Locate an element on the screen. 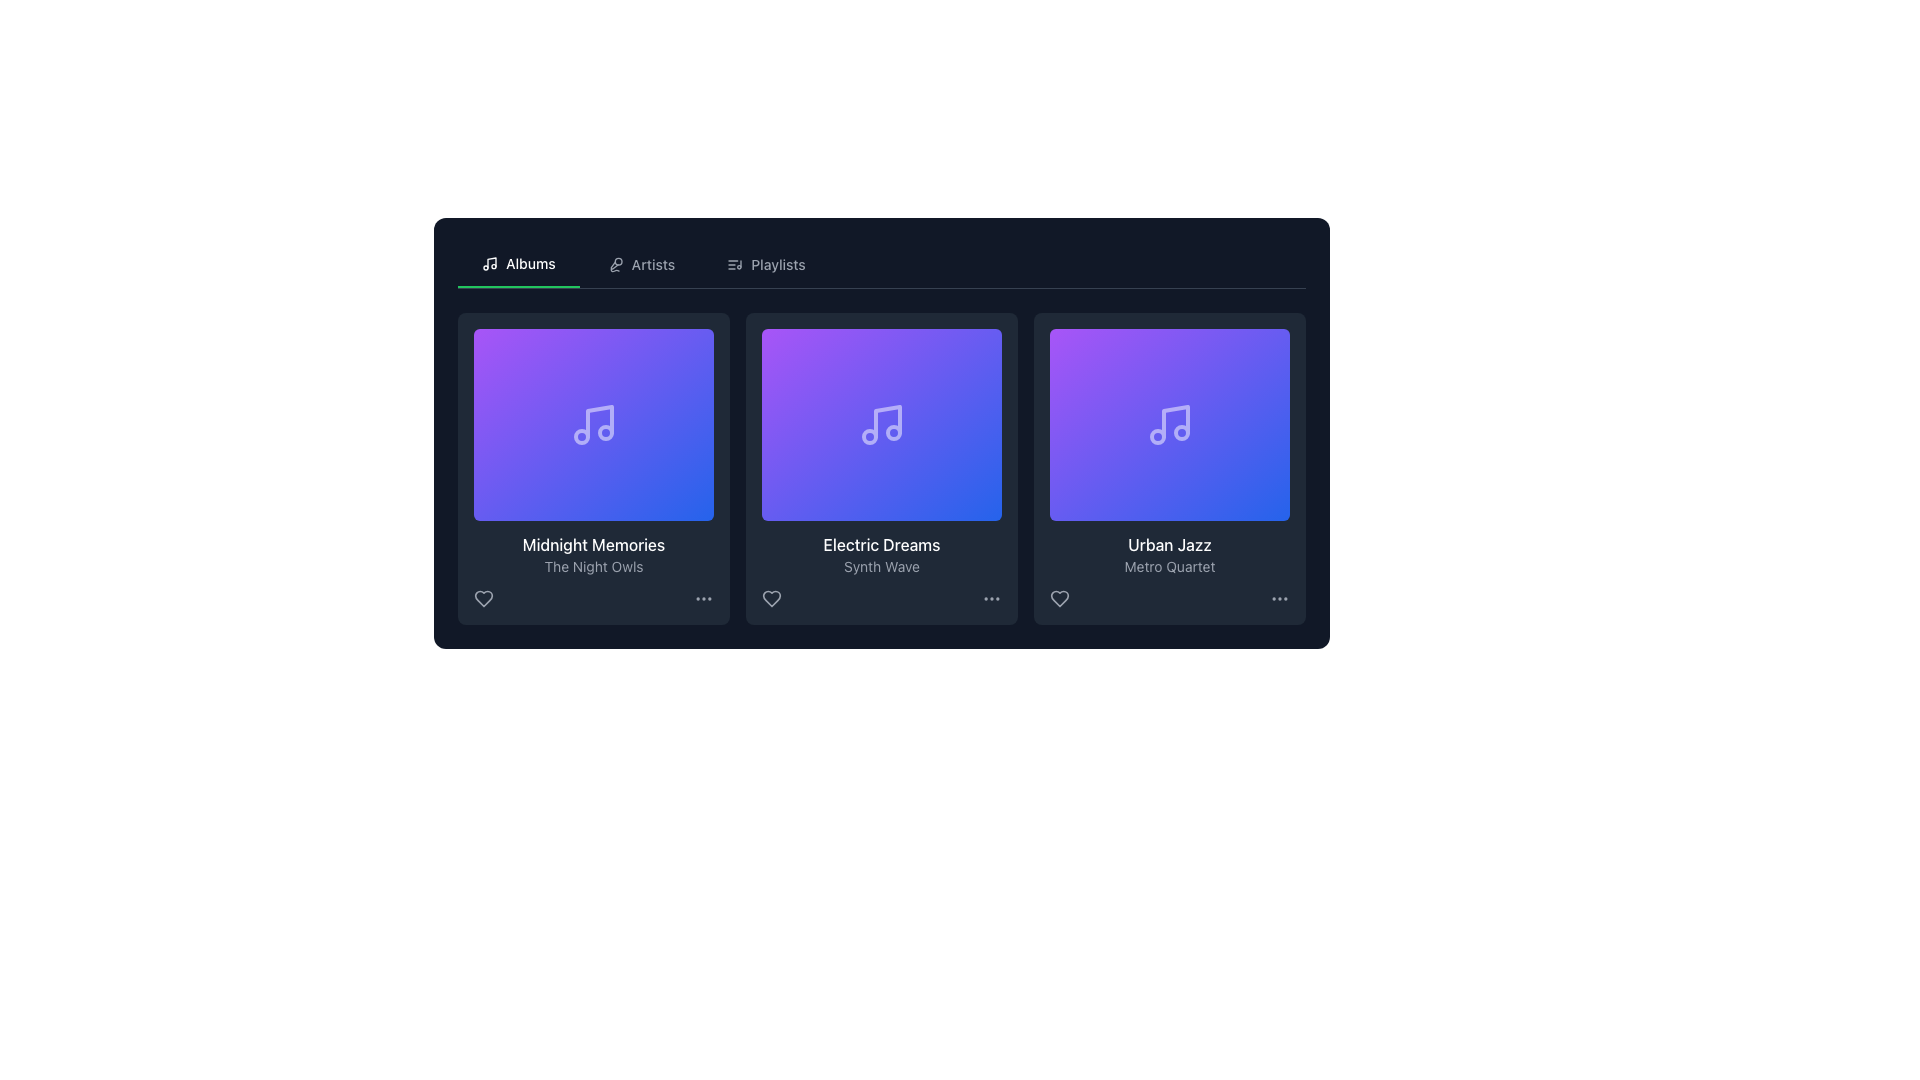 Image resolution: width=1920 pixels, height=1080 pixels. the vertical line resembling the neck of a music note, which is part of the 'Urban Jazz' album tile is located at coordinates (1176, 420).